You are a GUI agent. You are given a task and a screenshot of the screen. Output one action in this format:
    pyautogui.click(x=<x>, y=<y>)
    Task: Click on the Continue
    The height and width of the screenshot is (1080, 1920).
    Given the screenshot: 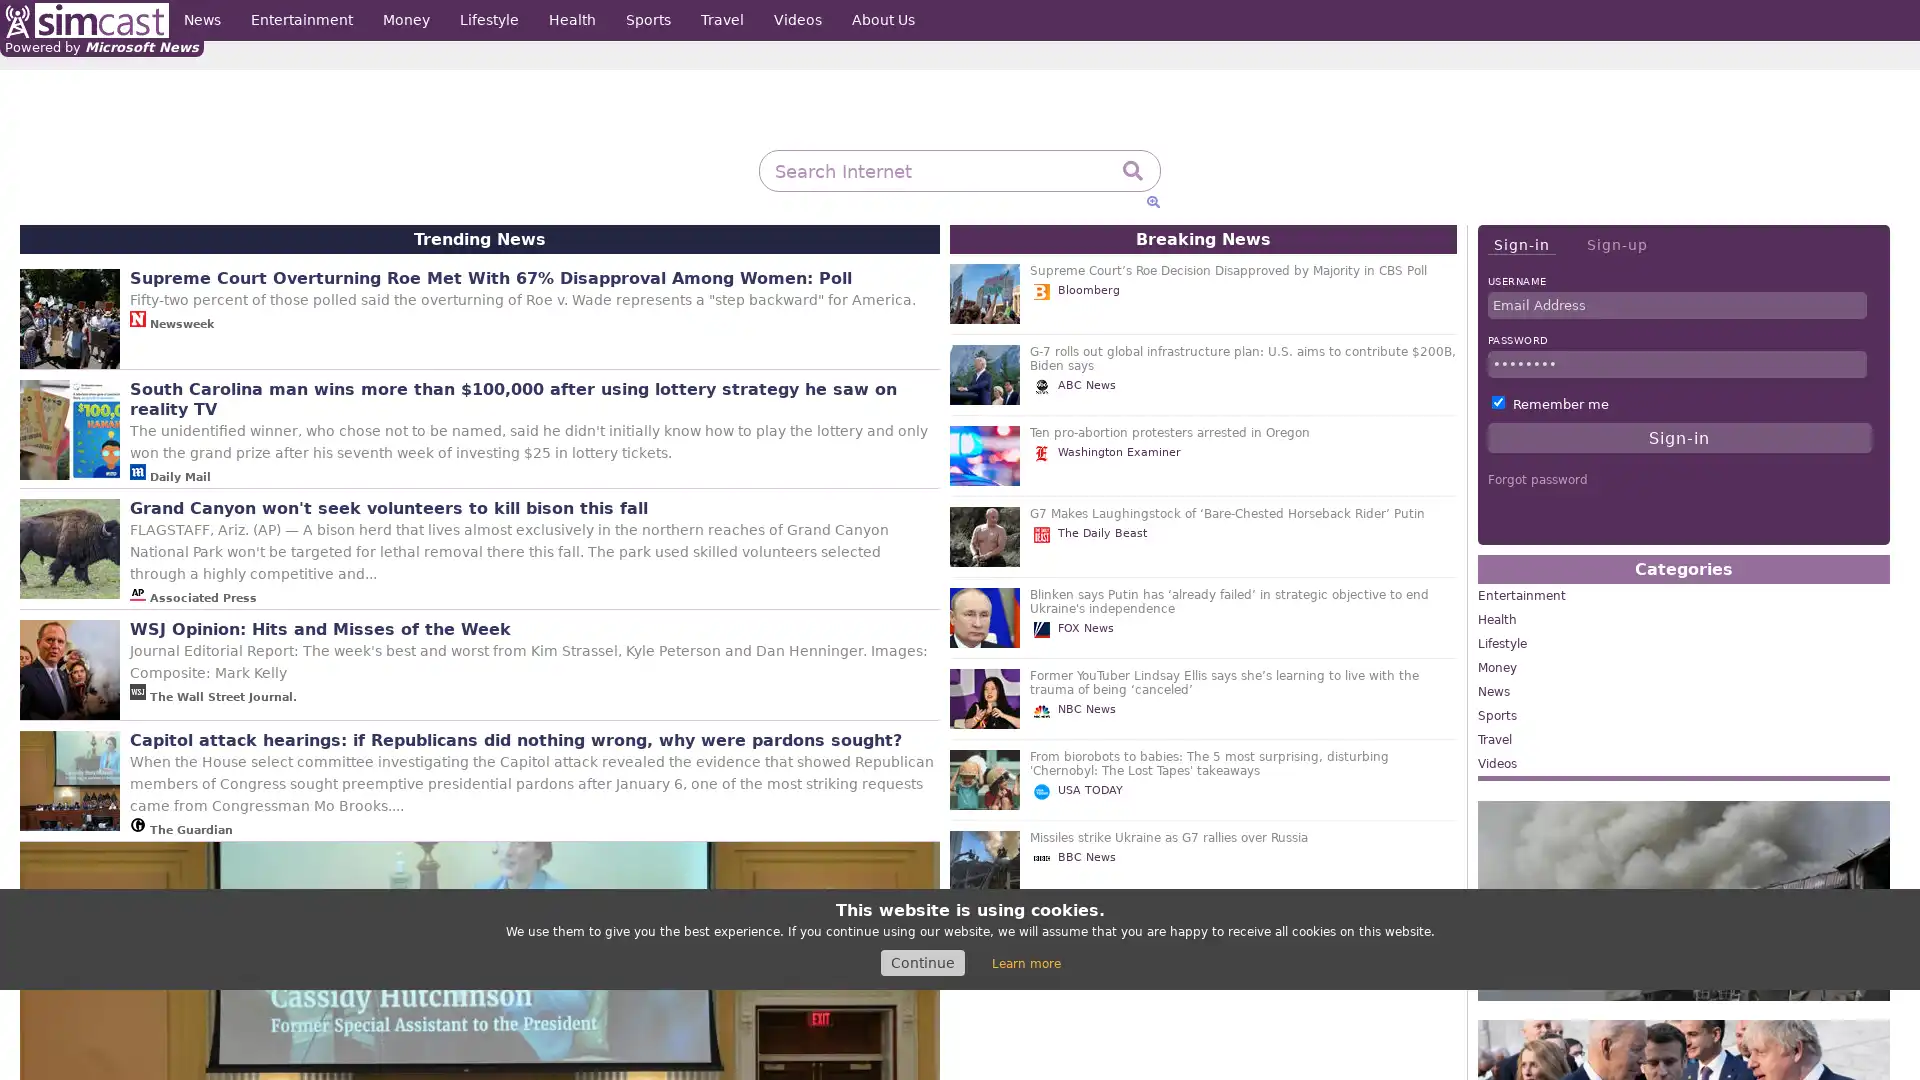 What is the action you would take?
    pyautogui.click(x=921, y=962)
    